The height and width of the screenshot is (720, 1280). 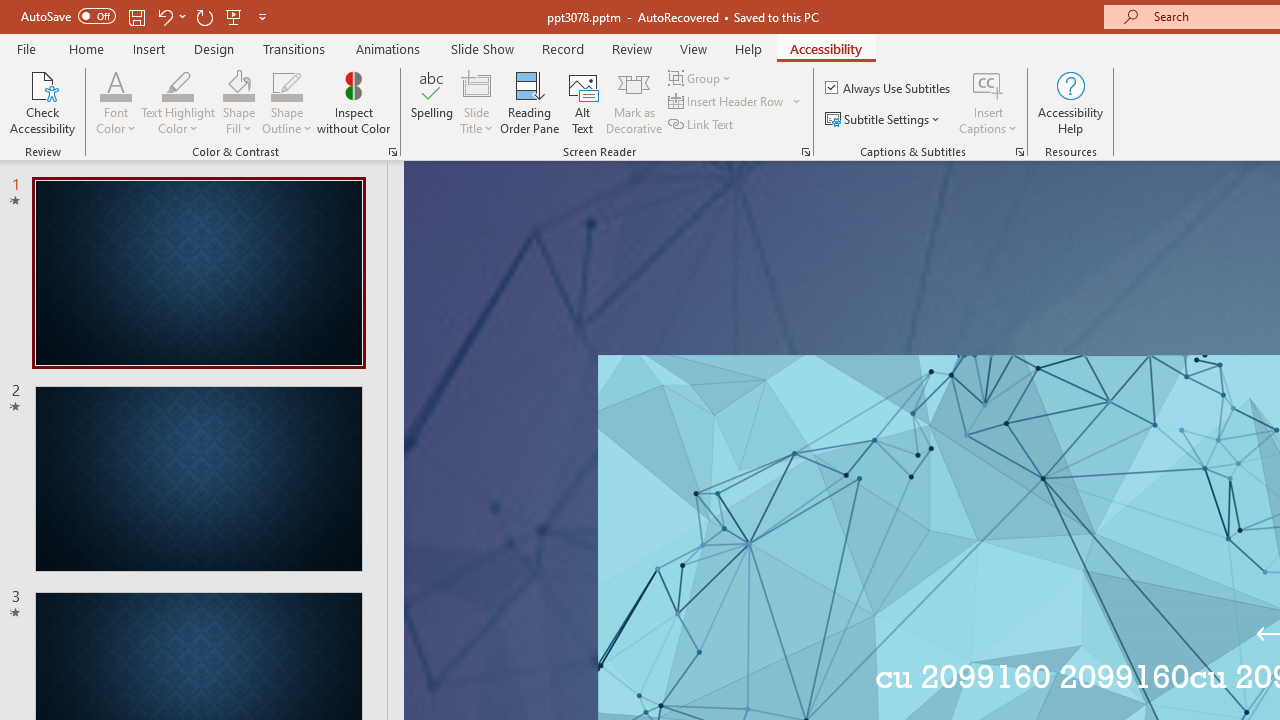 What do you see at coordinates (702, 77) in the screenshot?
I see `'Group'` at bounding box center [702, 77].